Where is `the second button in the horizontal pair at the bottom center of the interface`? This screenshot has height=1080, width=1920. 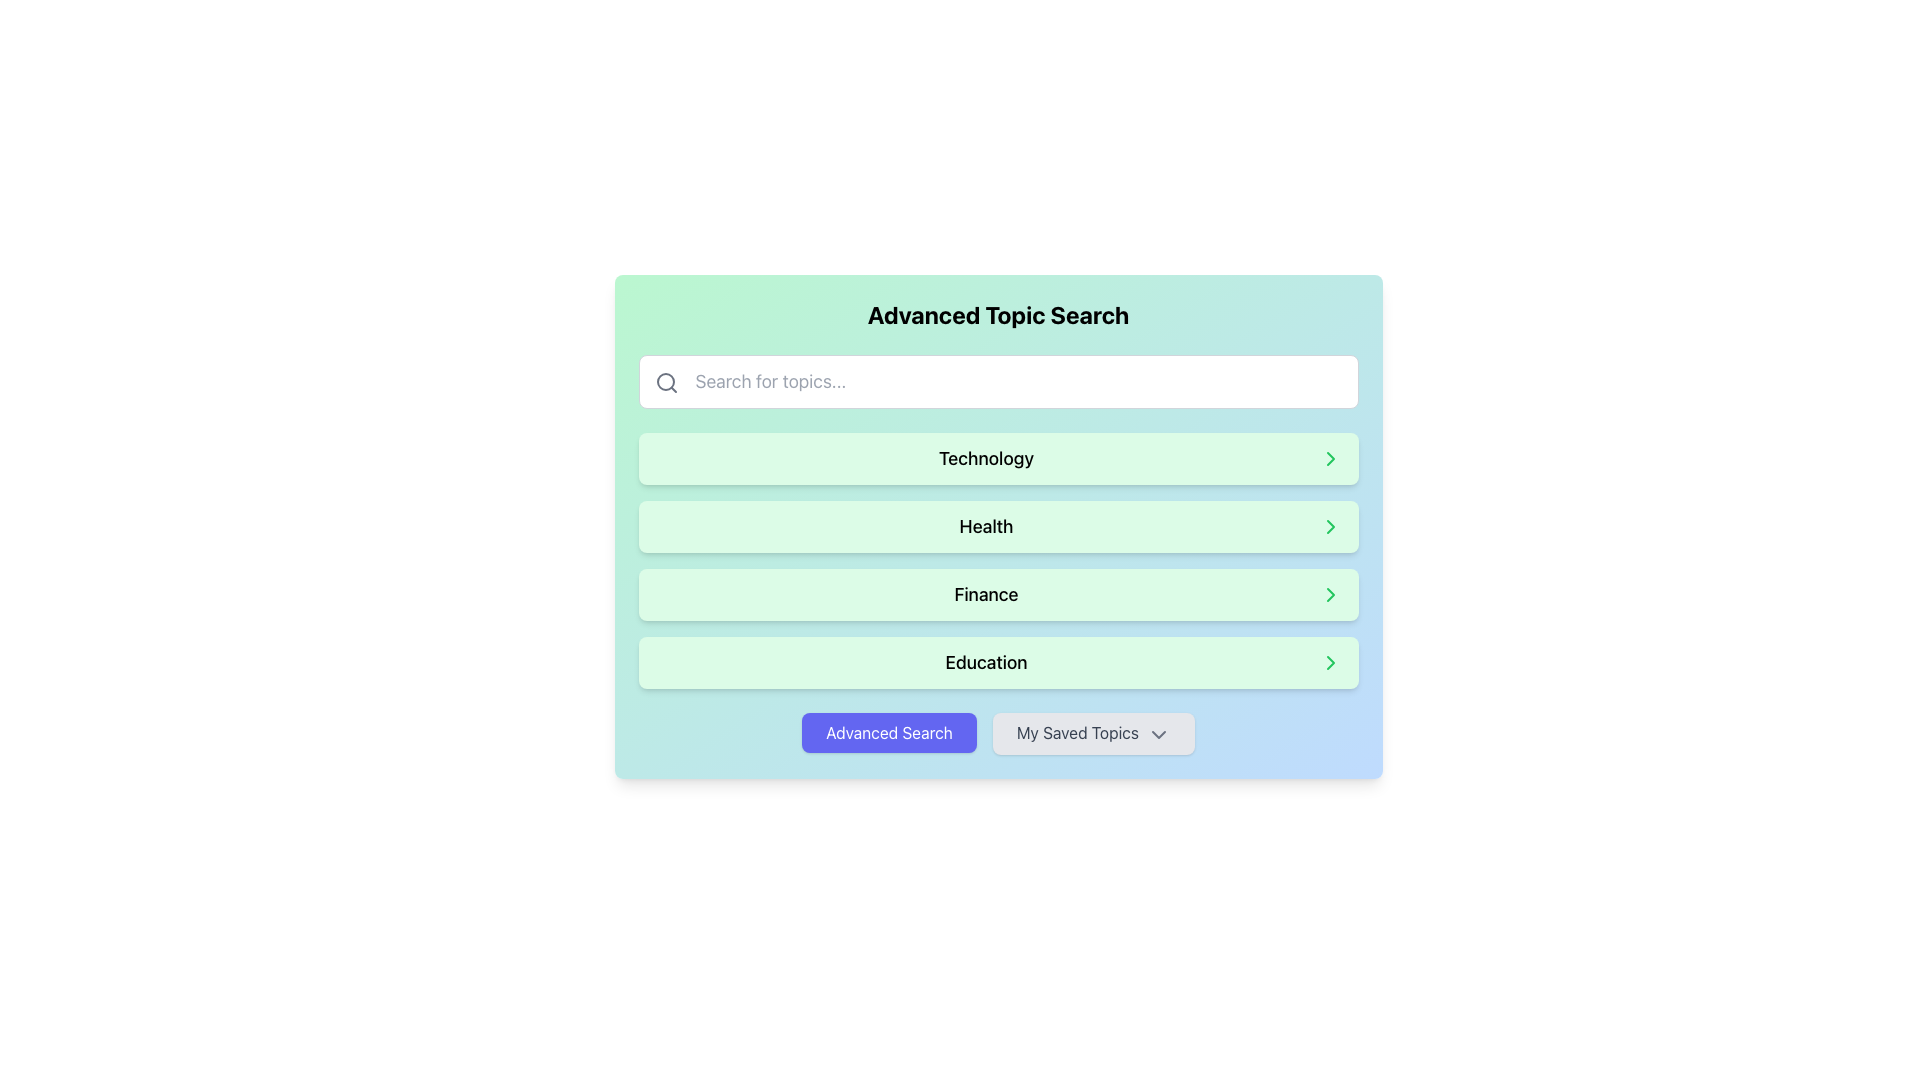 the second button in the horizontal pair at the bottom center of the interface is located at coordinates (1092, 733).